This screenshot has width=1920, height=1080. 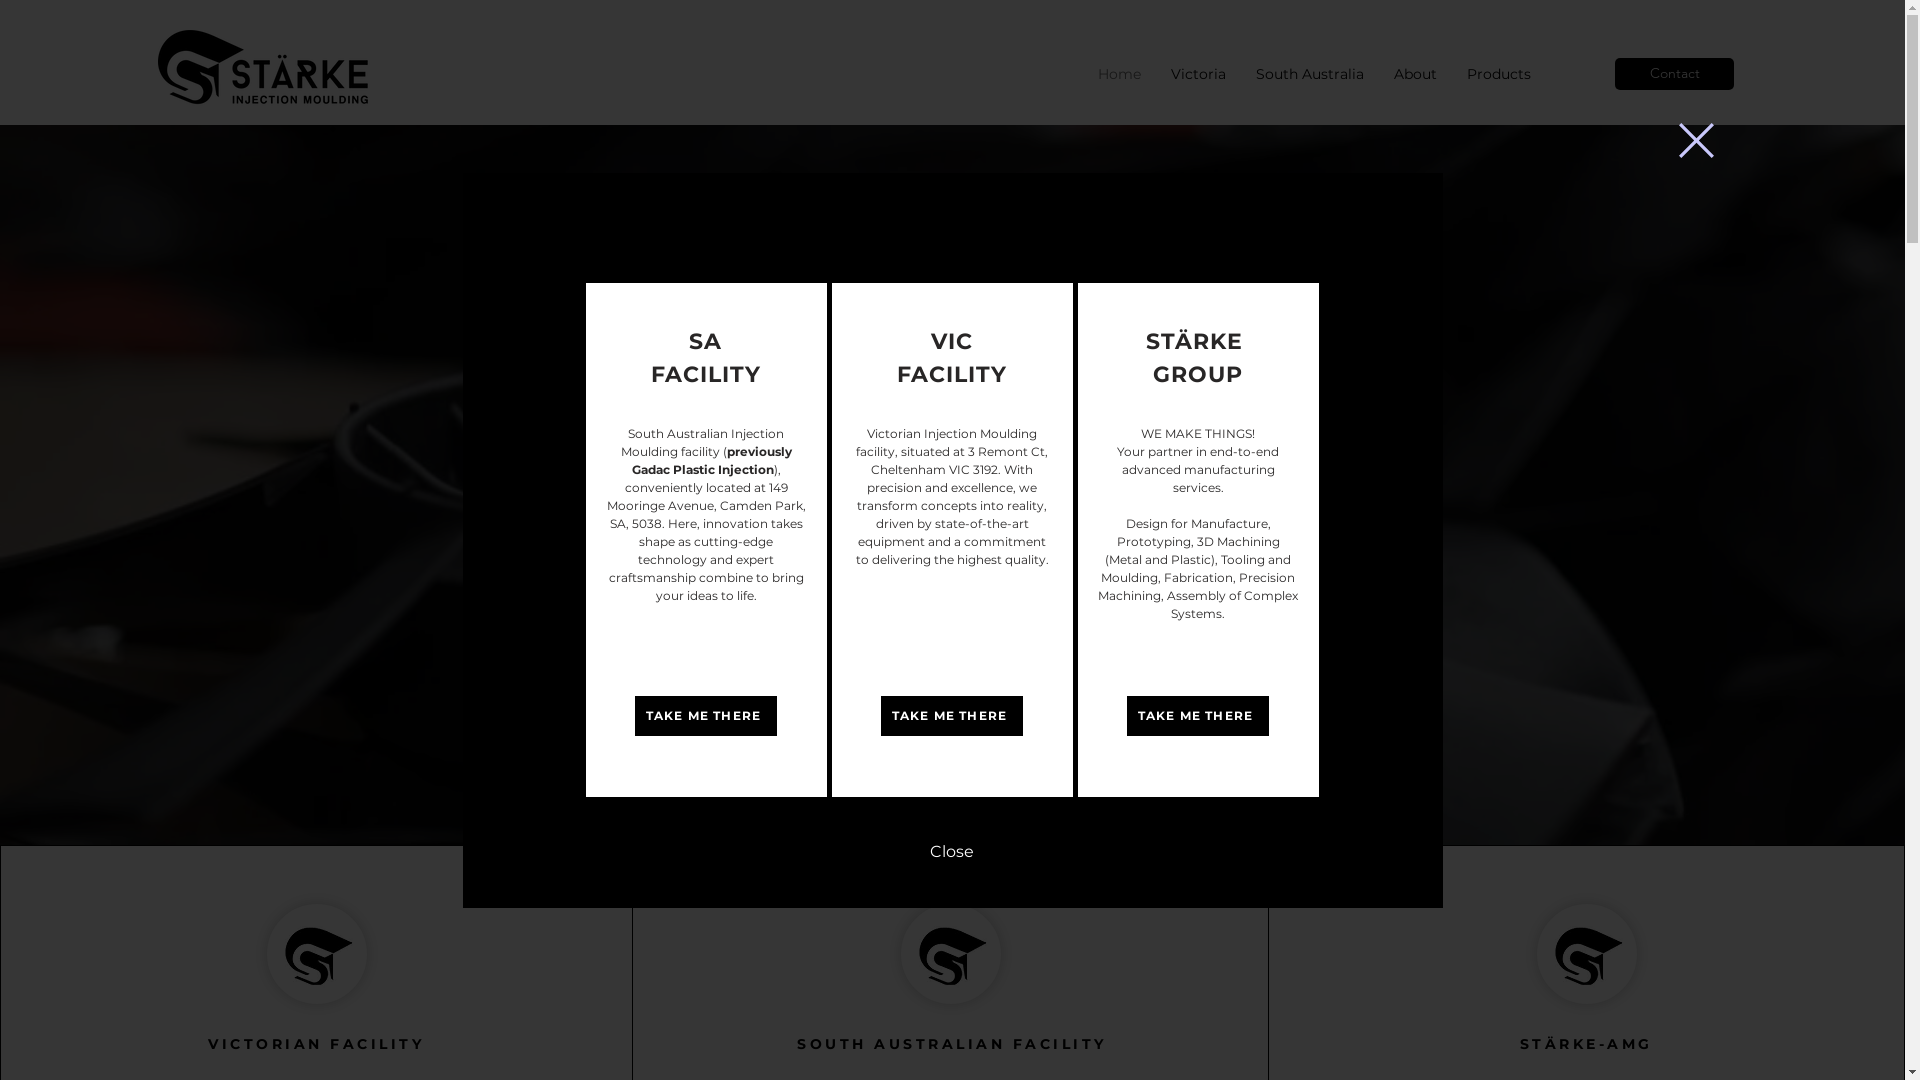 What do you see at coordinates (1674, 72) in the screenshot?
I see `'Contact'` at bounding box center [1674, 72].